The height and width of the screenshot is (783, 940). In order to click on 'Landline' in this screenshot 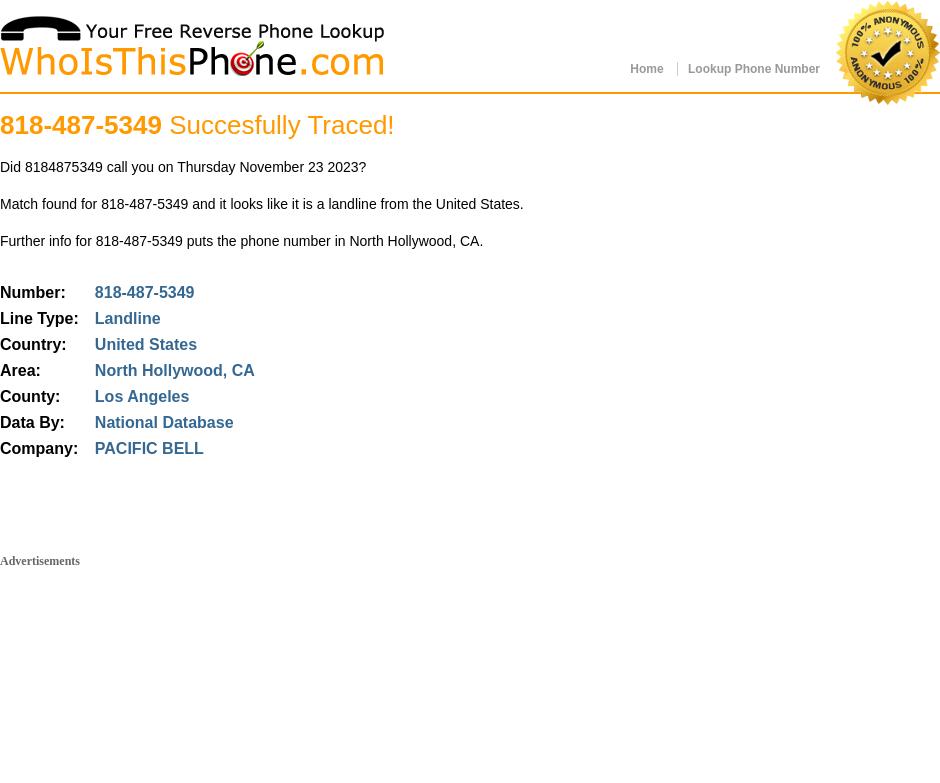, I will do `click(125, 318)`.